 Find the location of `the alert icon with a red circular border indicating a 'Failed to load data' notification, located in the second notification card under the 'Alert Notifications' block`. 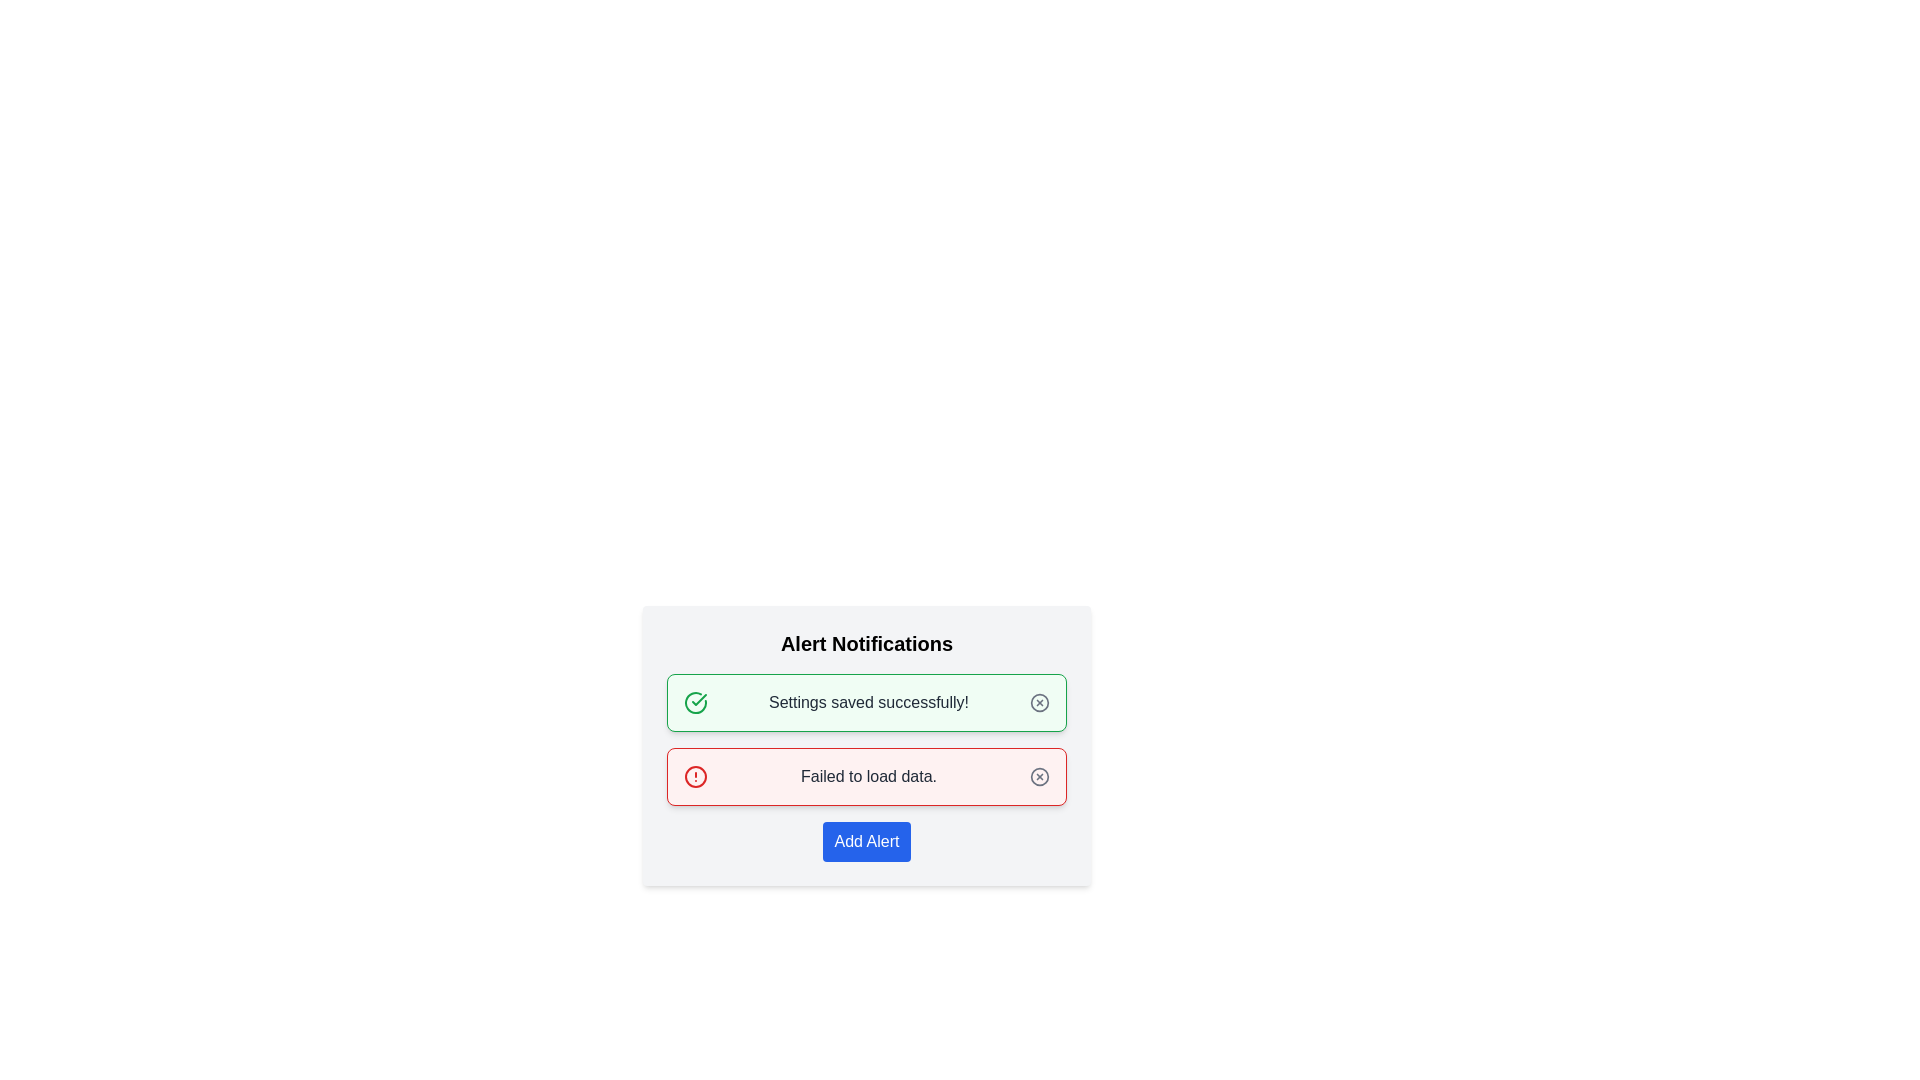

the alert icon with a red circular border indicating a 'Failed to load data' notification, located in the second notification card under the 'Alert Notifications' block is located at coordinates (696, 775).